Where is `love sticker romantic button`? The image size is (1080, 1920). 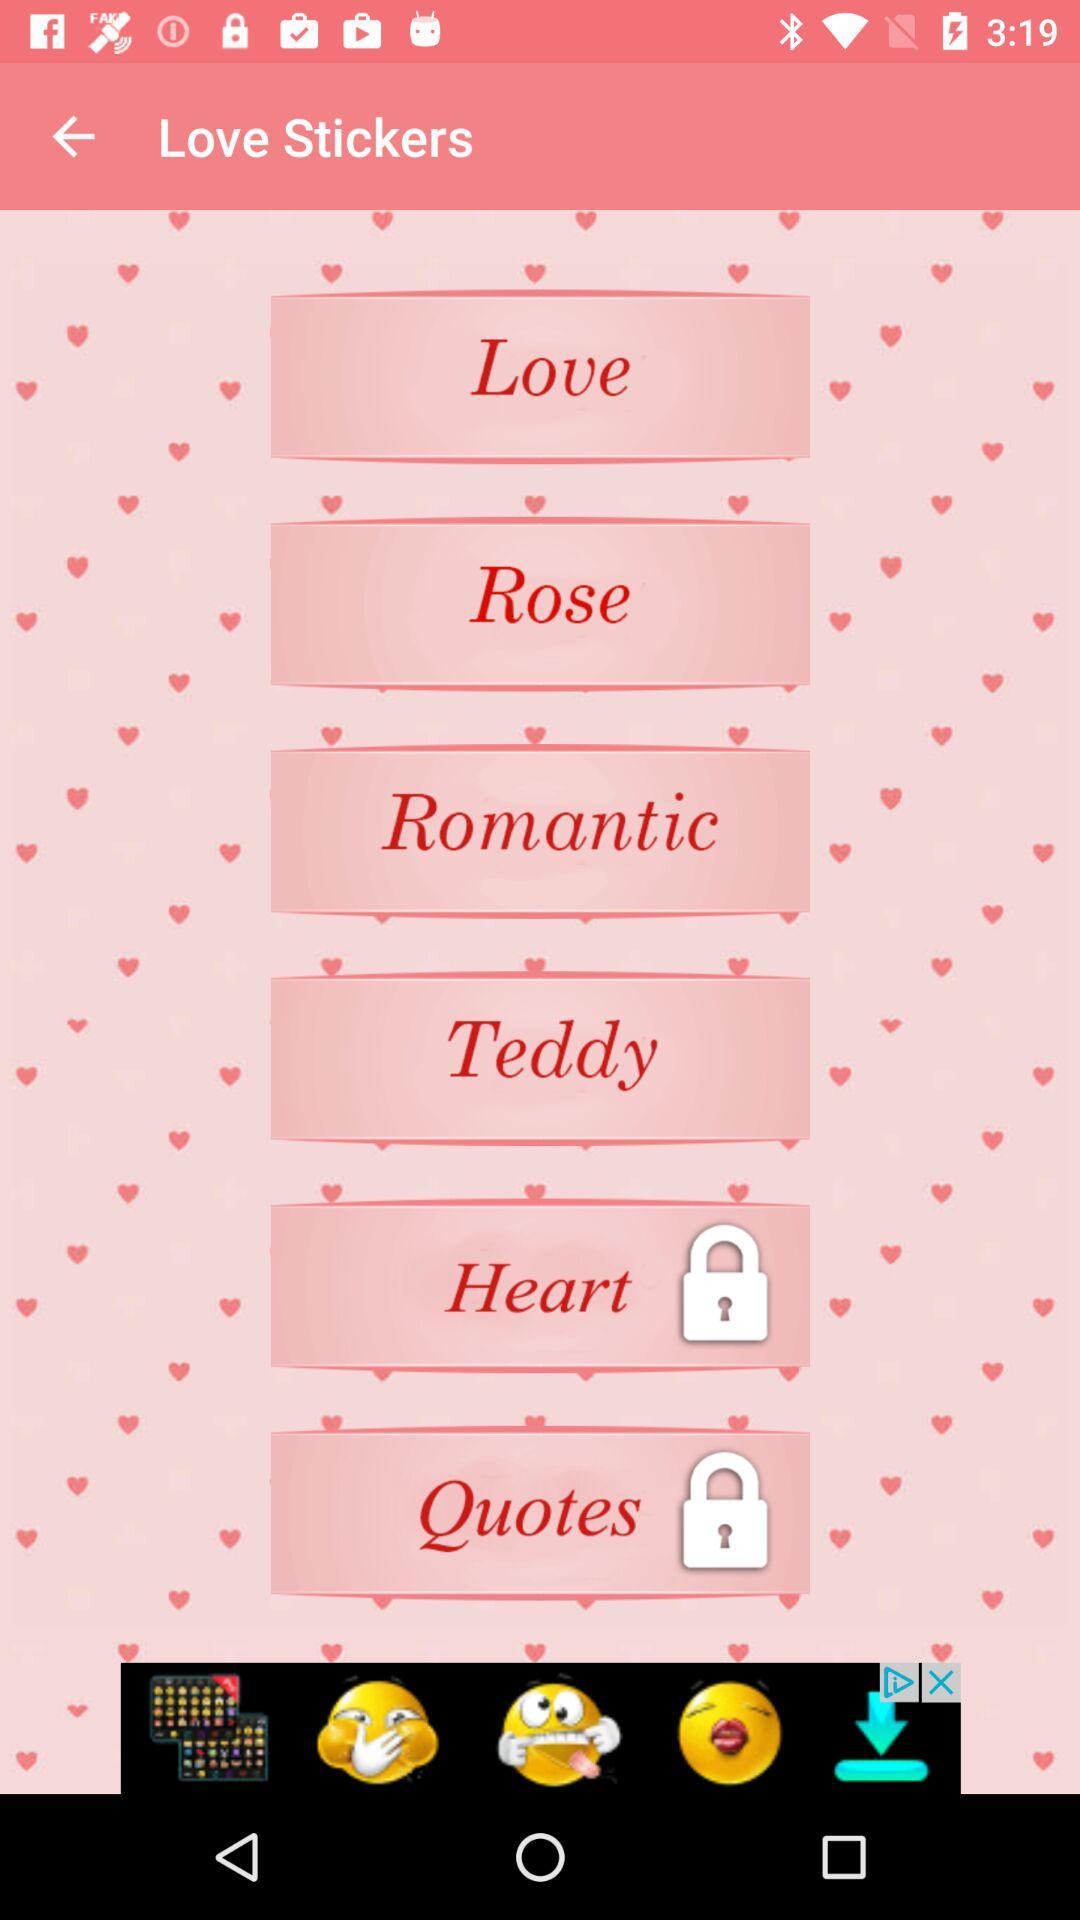 love sticker romantic button is located at coordinates (540, 831).